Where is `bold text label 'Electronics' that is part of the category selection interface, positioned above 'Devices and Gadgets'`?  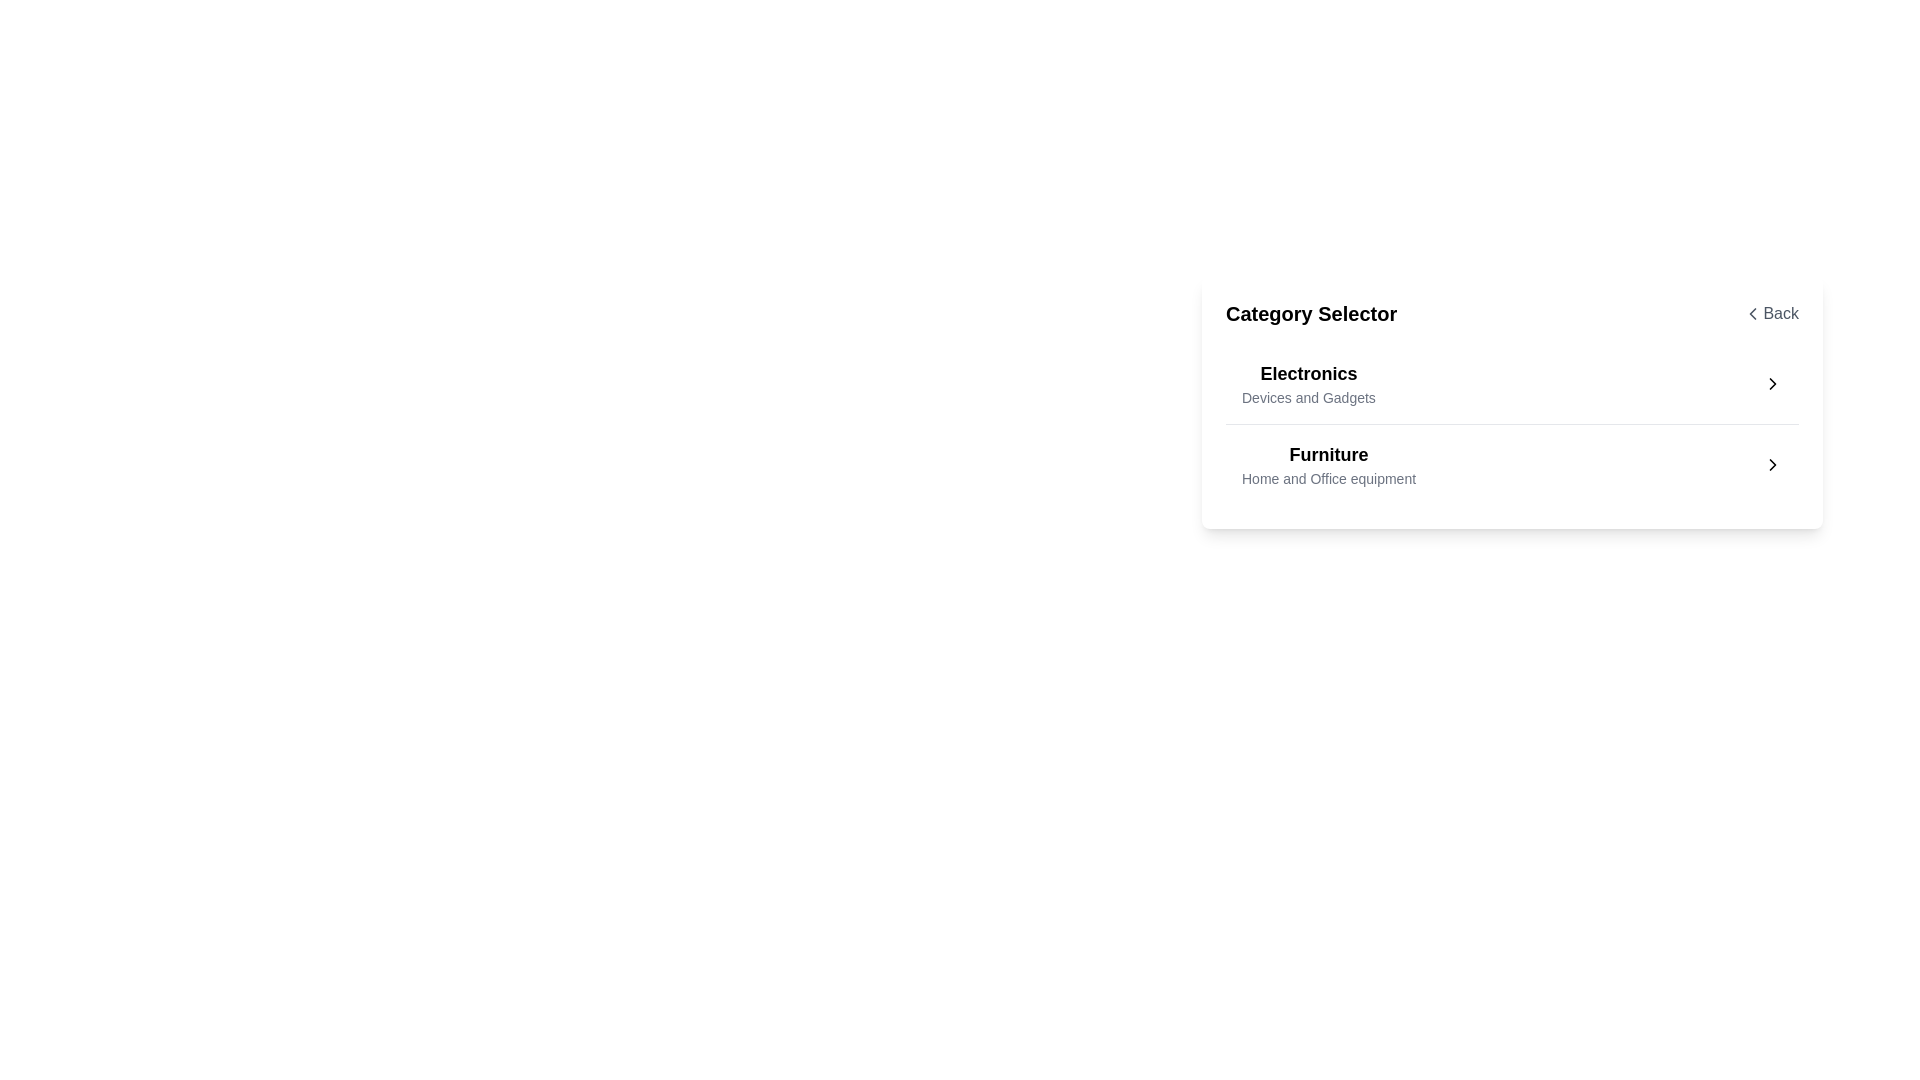 bold text label 'Electronics' that is part of the category selection interface, positioned above 'Devices and Gadgets' is located at coordinates (1308, 374).